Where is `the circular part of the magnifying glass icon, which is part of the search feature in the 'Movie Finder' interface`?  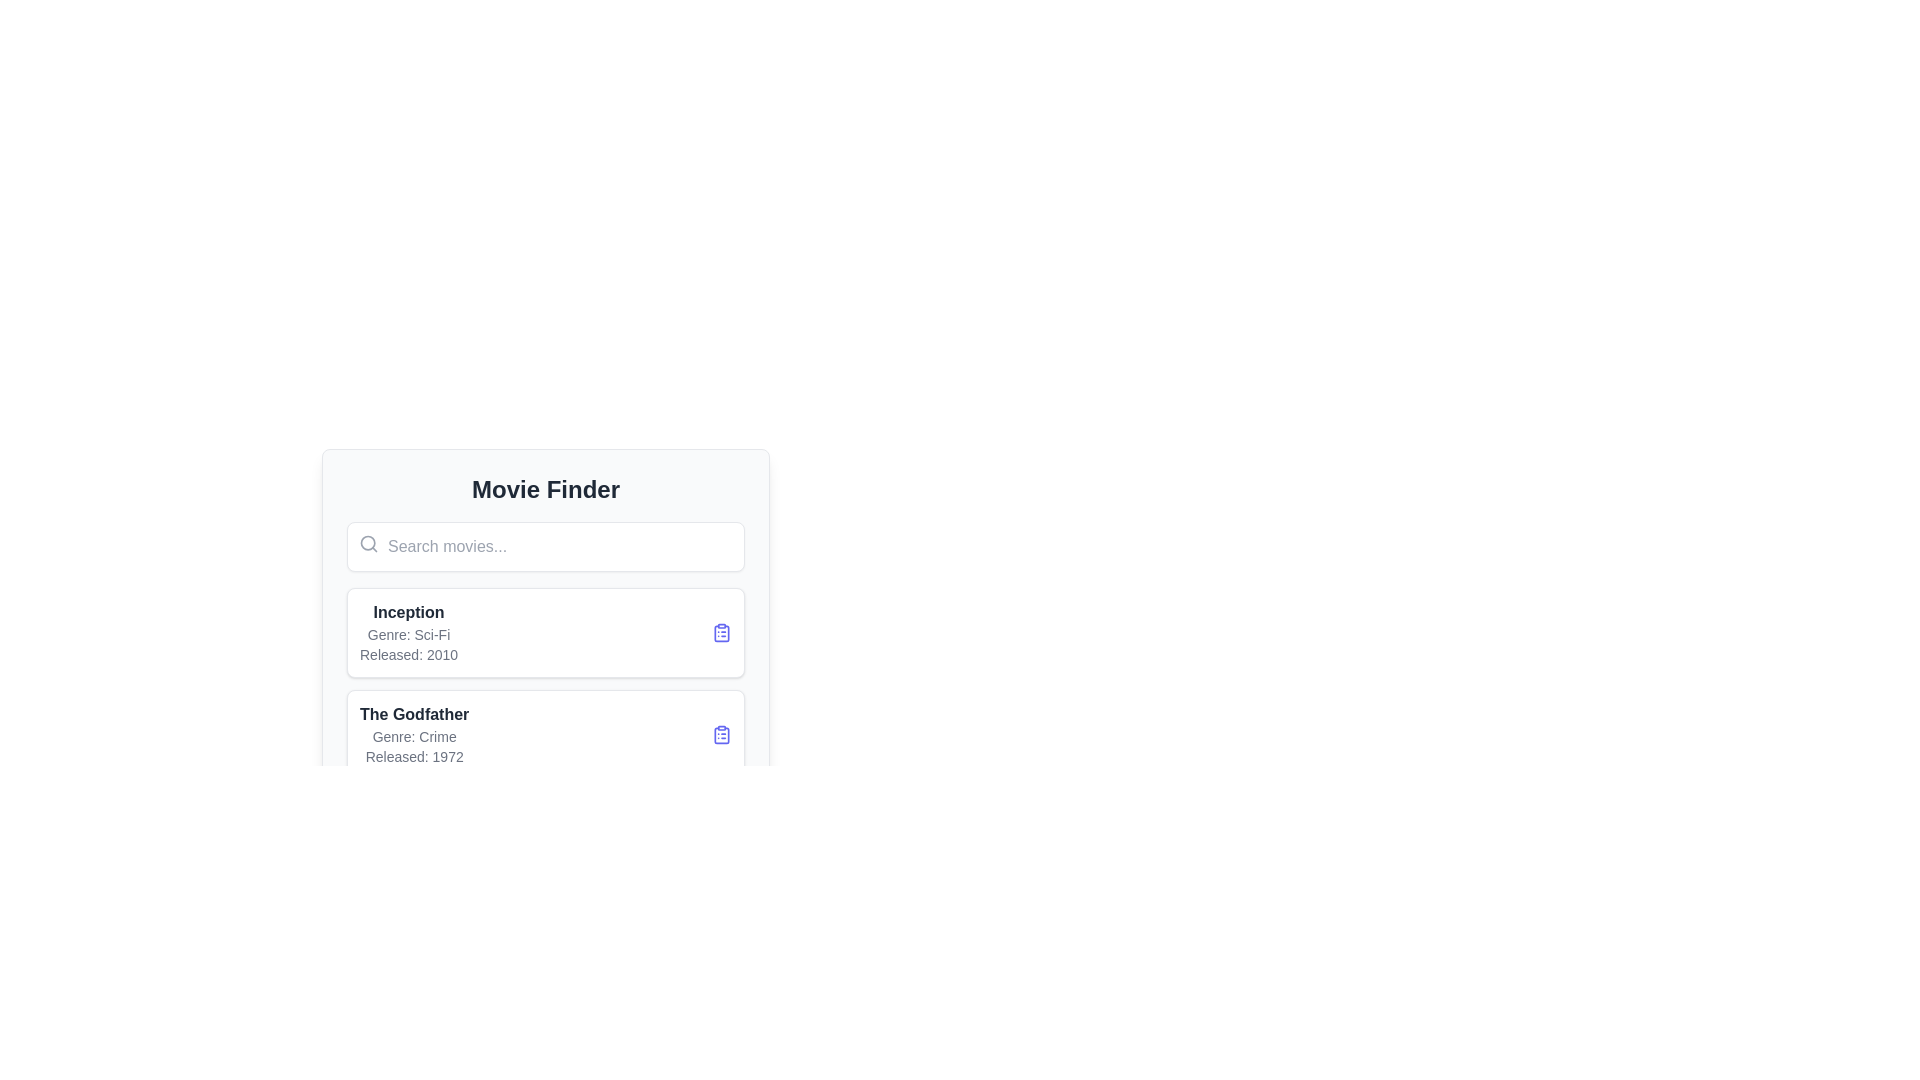
the circular part of the magnifying glass icon, which is part of the search feature in the 'Movie Finder' interface is located at coordinates (368, 543).